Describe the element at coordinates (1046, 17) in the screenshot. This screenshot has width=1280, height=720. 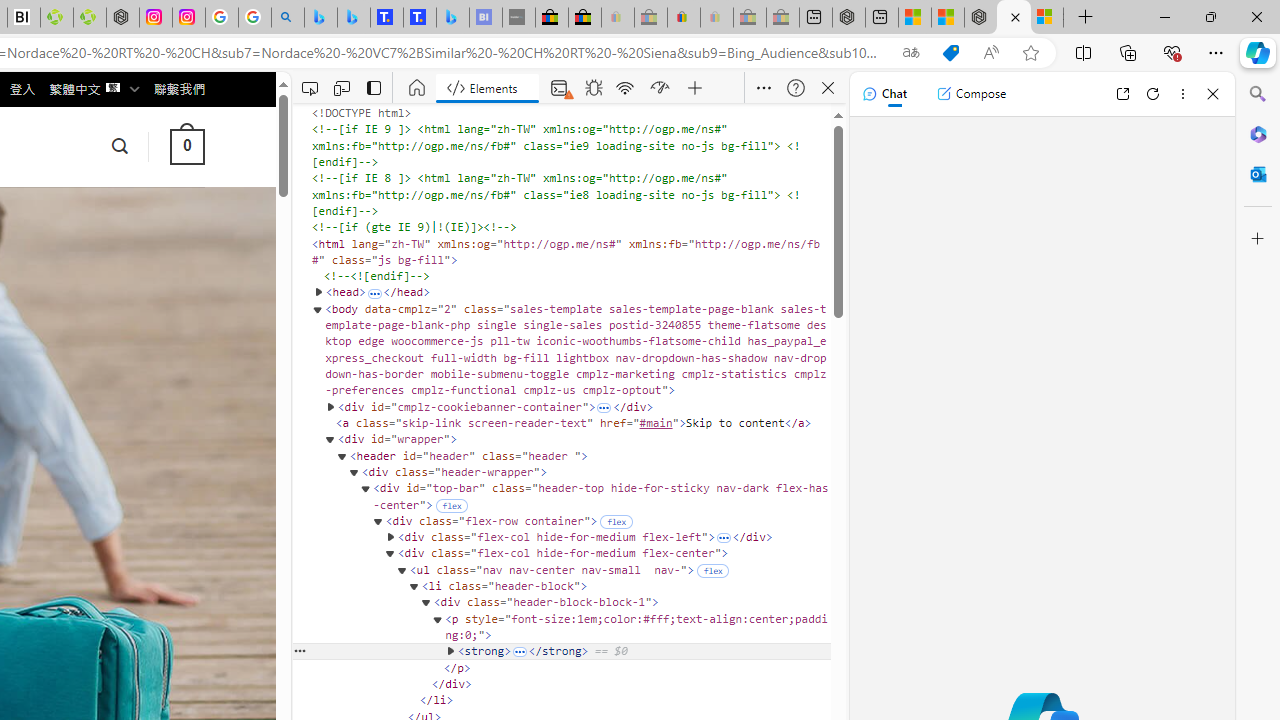
I see `'Sign in to your Microsoft account'` at that location.